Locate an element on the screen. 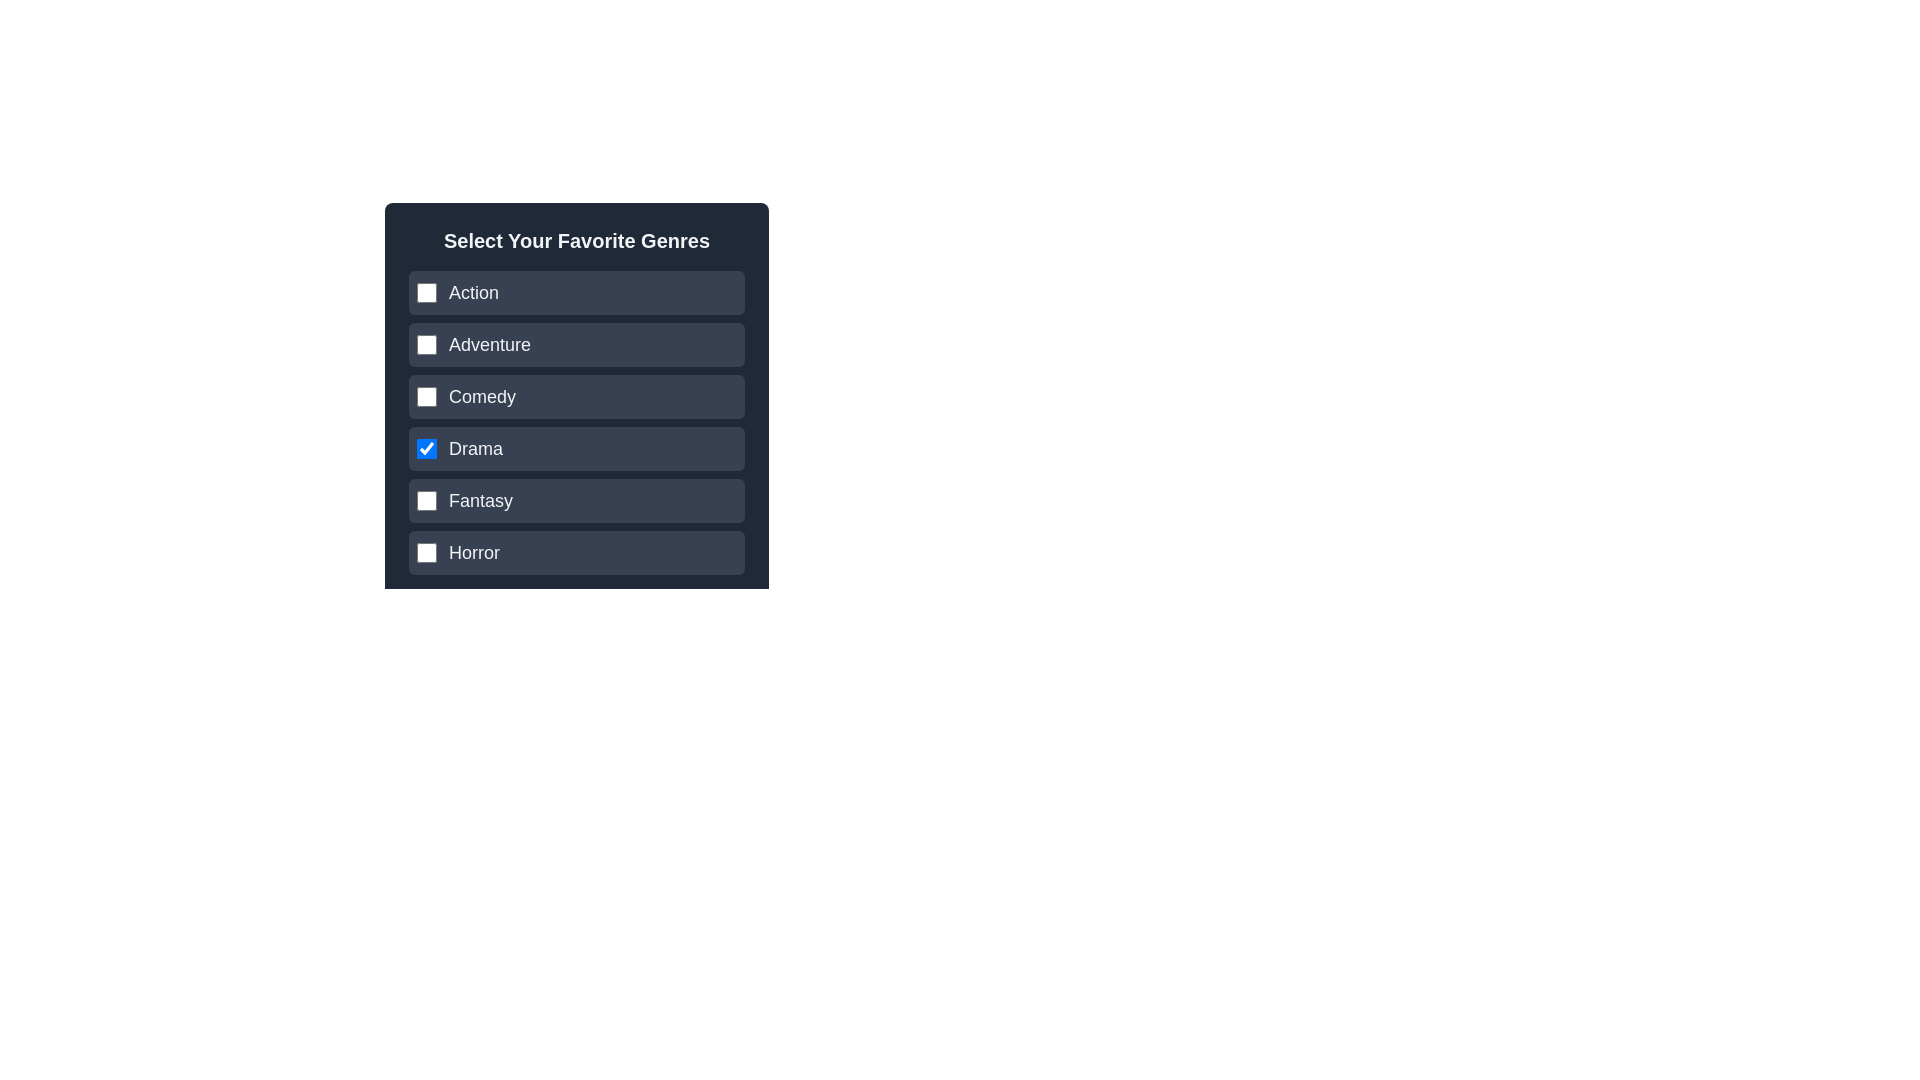 The width and height of the screenshot is (1920, 1080). the checkbox for the 'Drama' genre is located at coordinates (426, 447).